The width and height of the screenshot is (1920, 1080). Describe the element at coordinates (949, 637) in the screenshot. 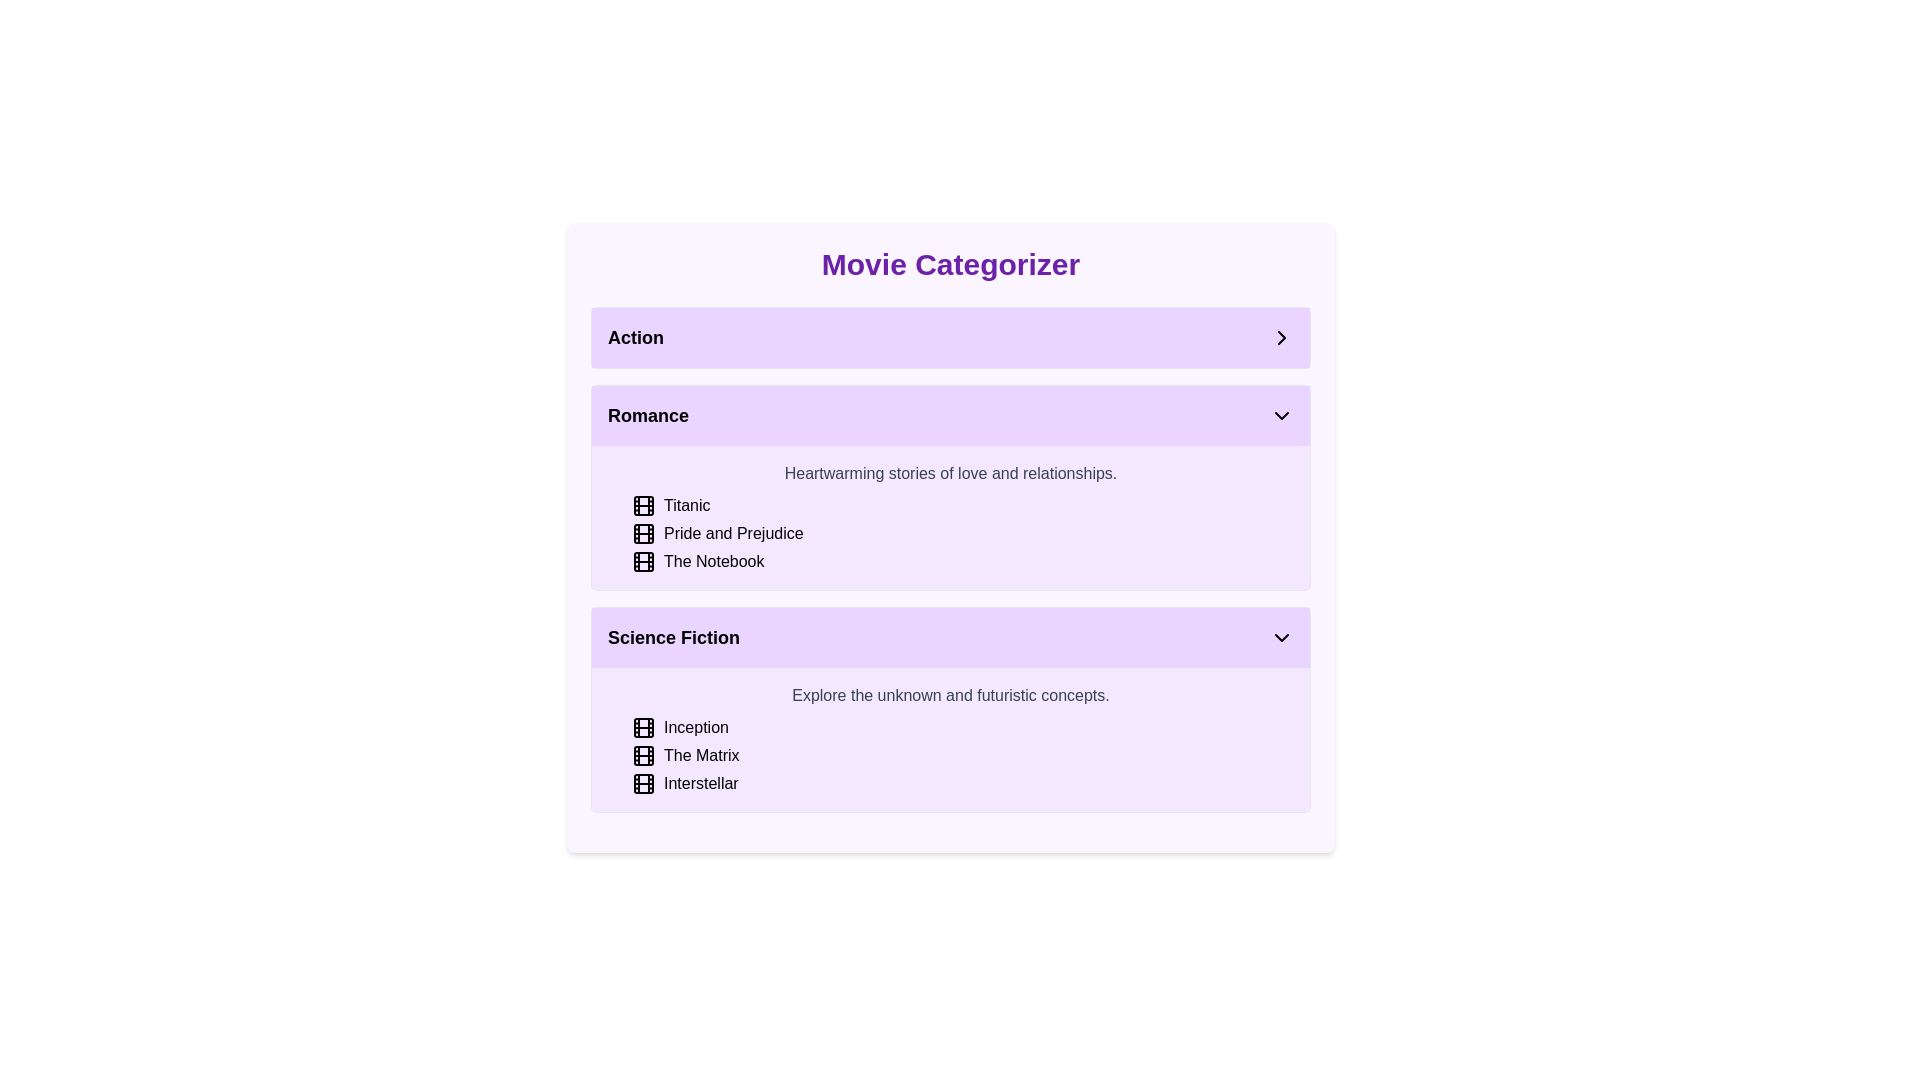

I see `the toggle button for the 'Science Fiction' section` at that location.